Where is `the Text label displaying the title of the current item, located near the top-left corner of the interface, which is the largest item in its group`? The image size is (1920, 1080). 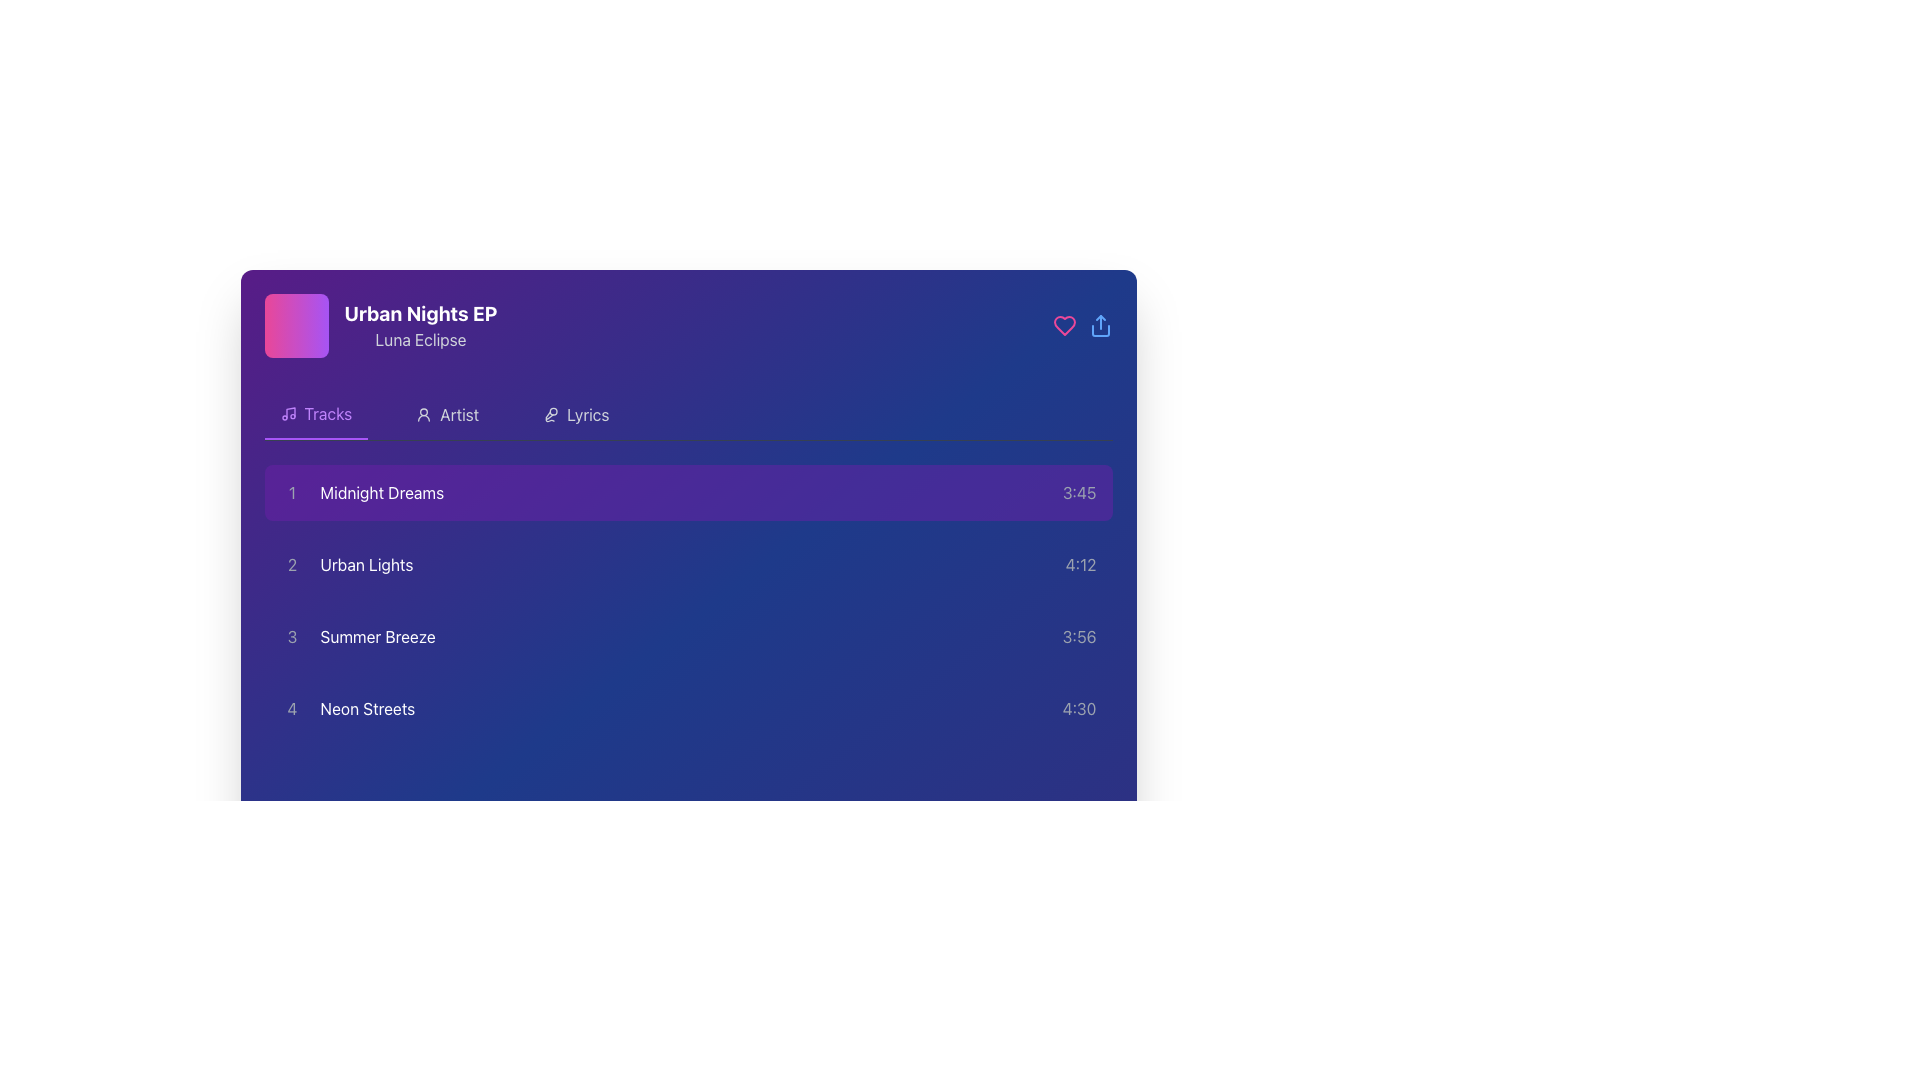 the Text label displaying the title of the current item, located near the top-left corner of the interface, which is the largest item in its group is located at coordinates (420, 313).